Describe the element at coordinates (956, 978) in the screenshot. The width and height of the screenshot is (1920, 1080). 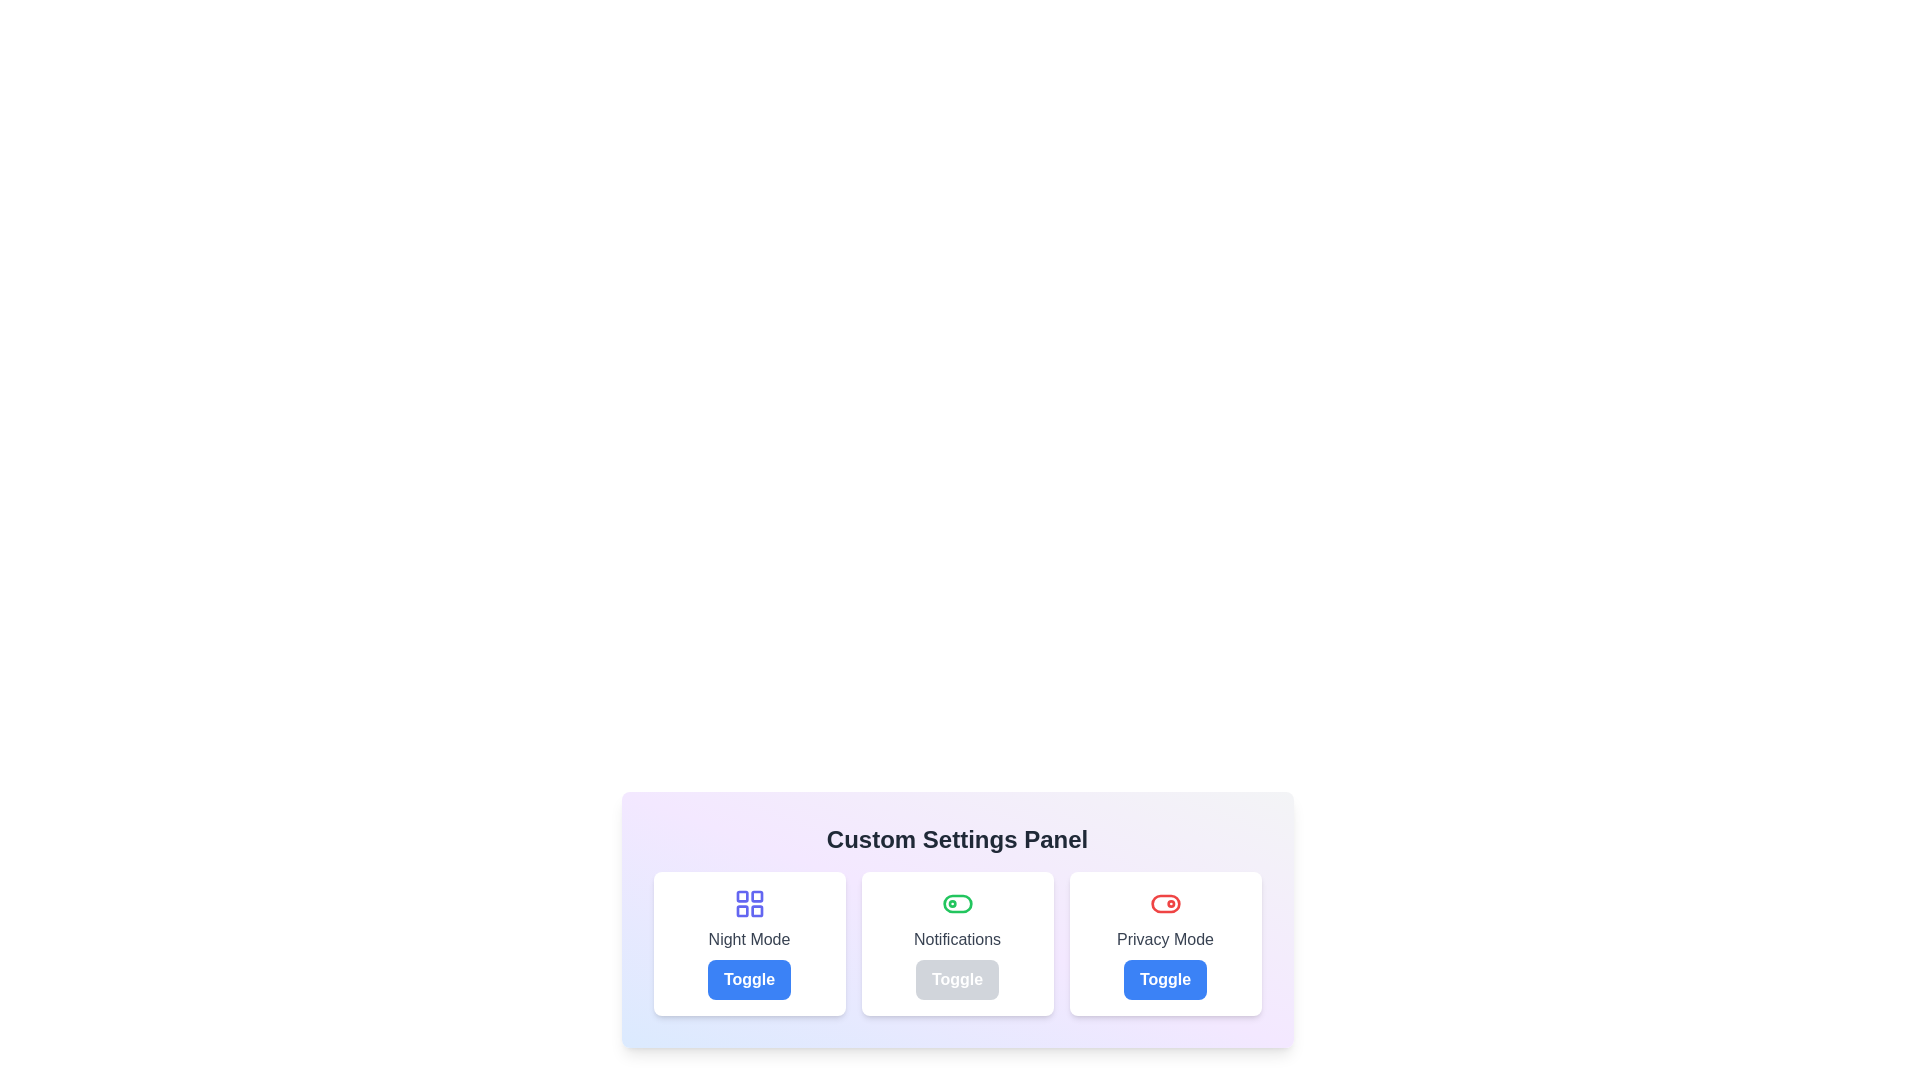
I see `'Toggle' button for the 'Notifications' setting` at that location.